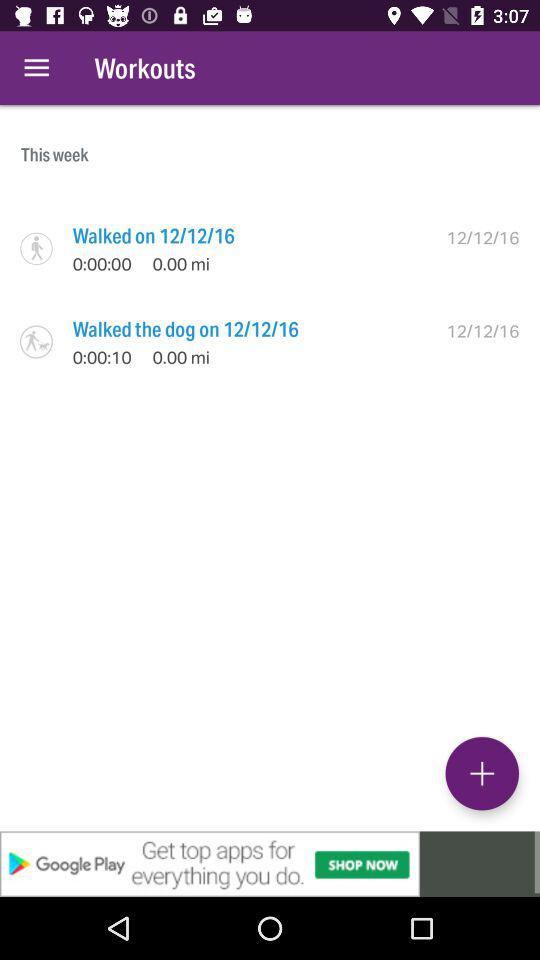 This screenshot has width=540, height=960. What do you see at coordinates (270, 863) in the screenshot?
I see `advertisement` at bounding box center [270, 863].